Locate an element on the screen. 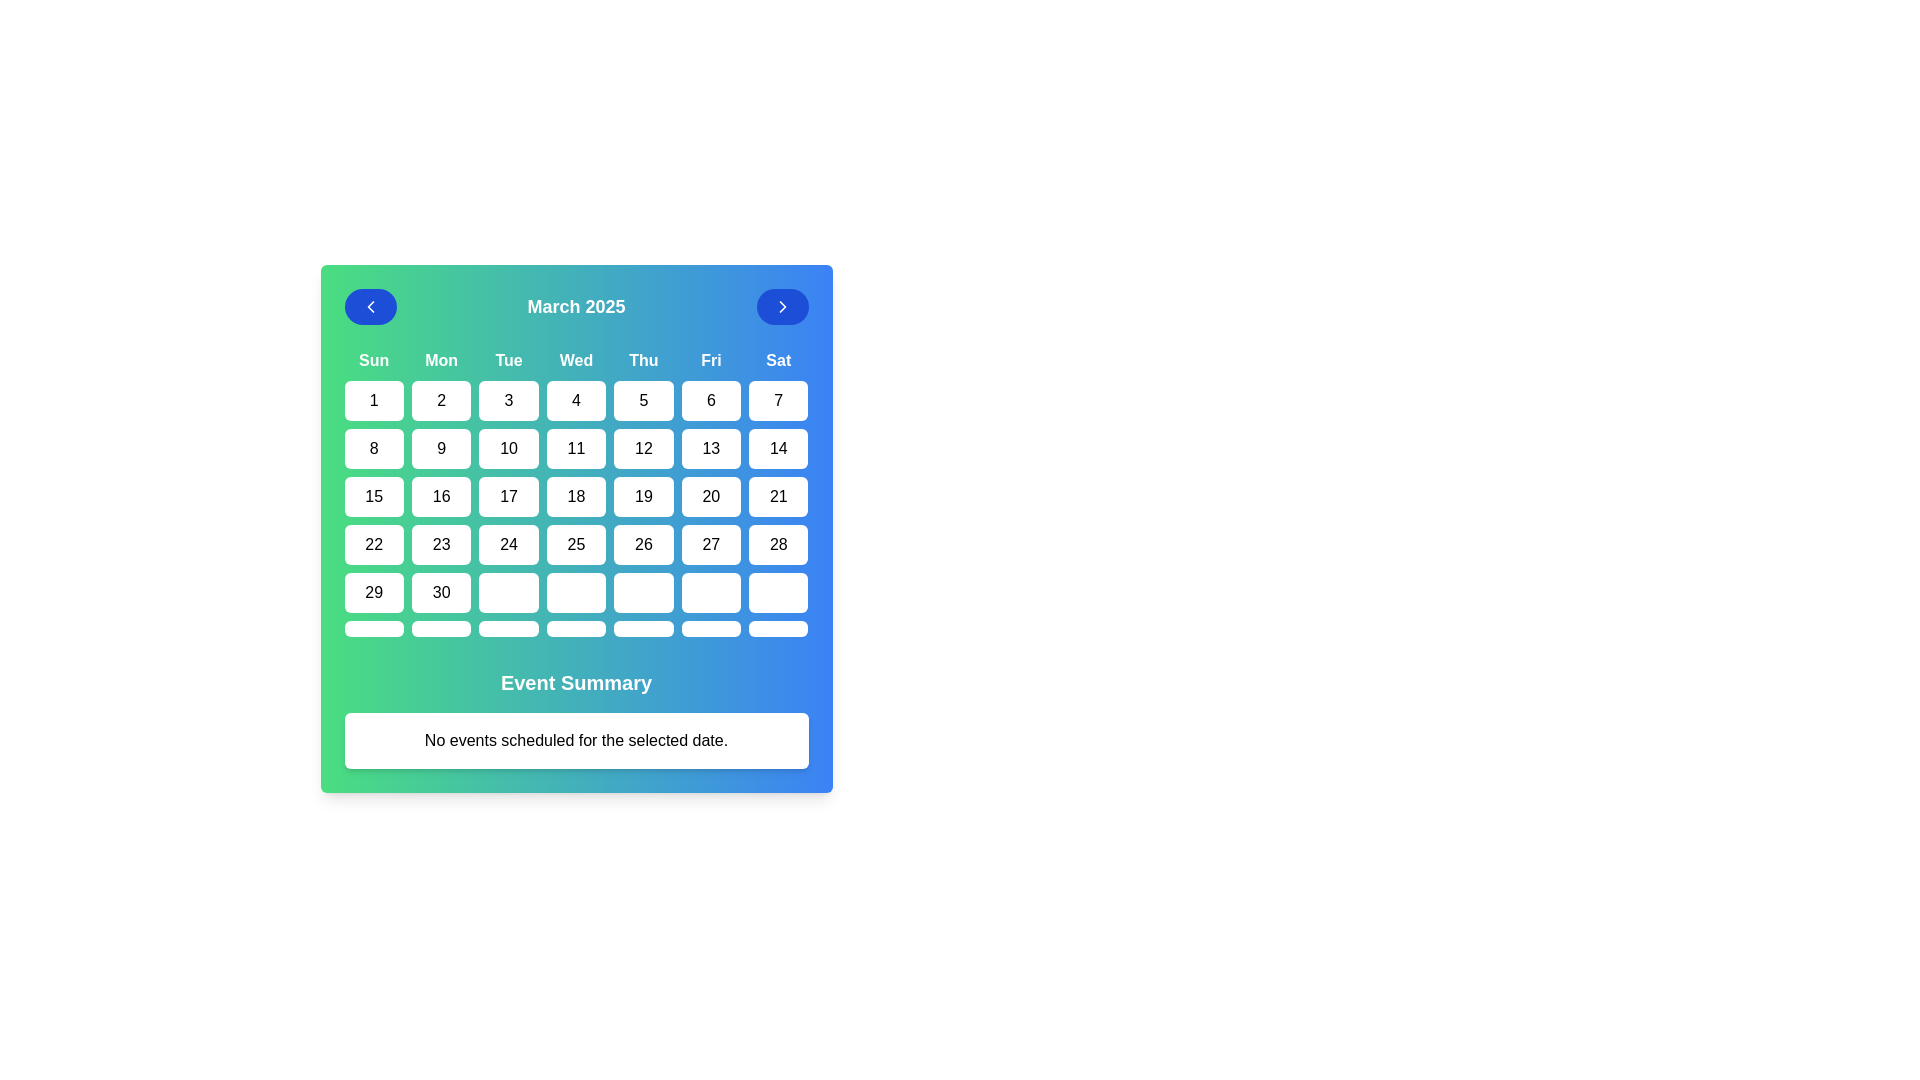 The image size is (1920, 1080). the square button with rounded corners displaying the number '18' is located at coordinates (575, 496).